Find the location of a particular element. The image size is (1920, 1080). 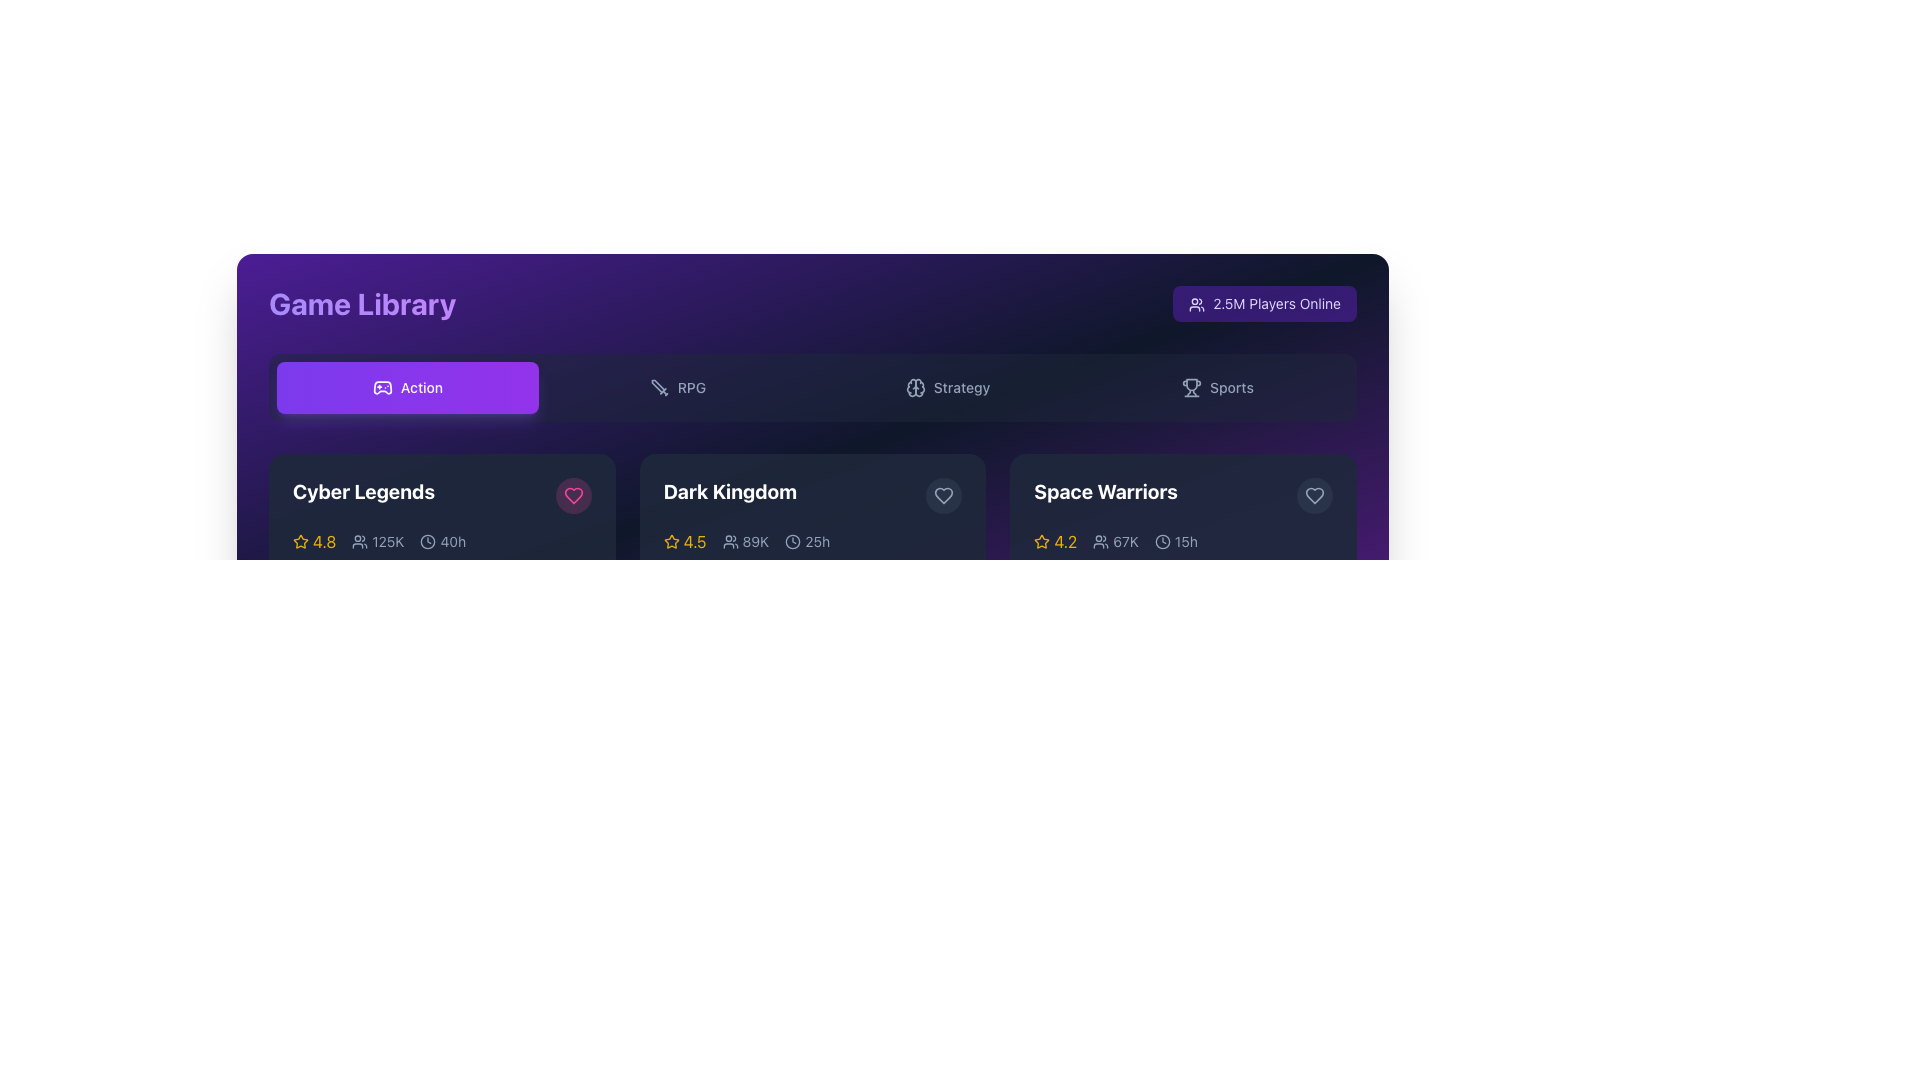

the non-interactive timestamp indicator displaying '15h' with a clock icon, which is located to the right of a user count display ('67K') is located at coordinates (1176, 542).